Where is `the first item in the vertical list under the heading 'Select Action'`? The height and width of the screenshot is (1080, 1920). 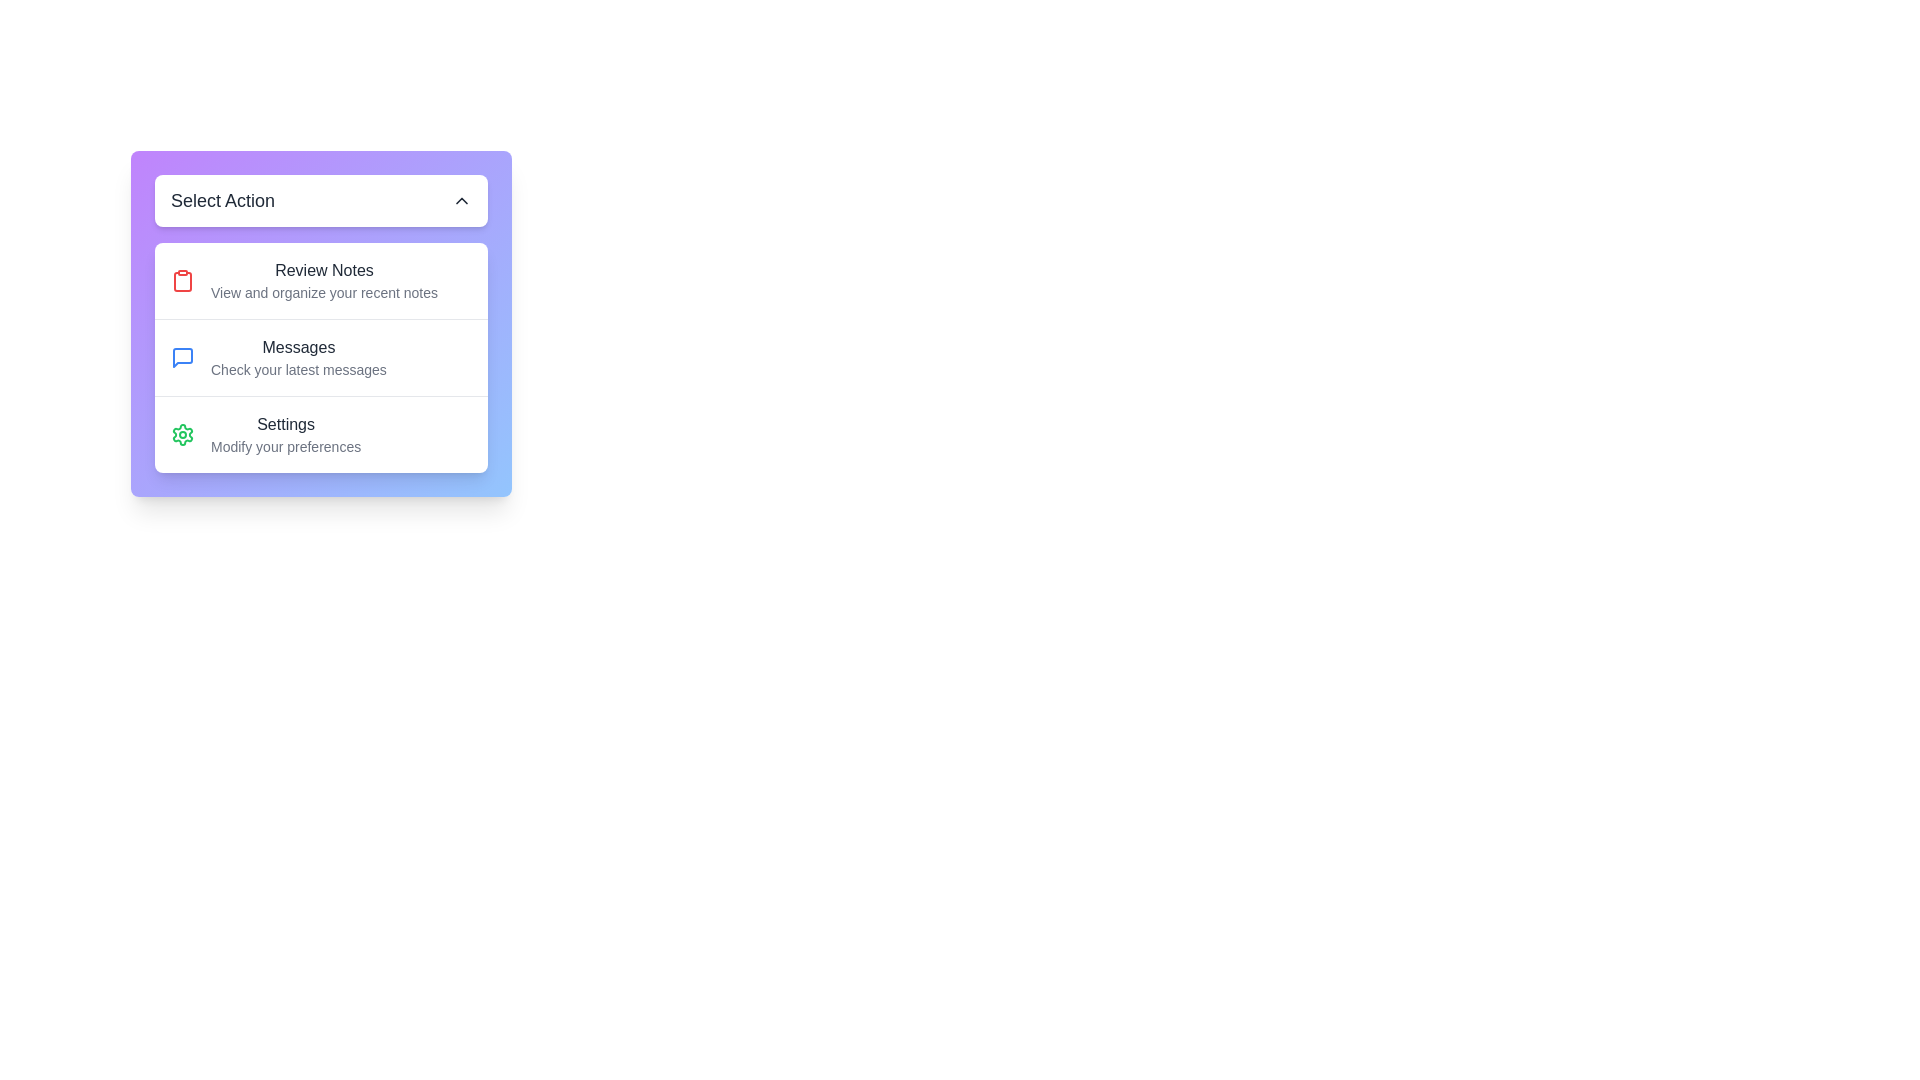
the first item in the vertical list under the heading 'Select Action' is located at coordinates (321, 281).